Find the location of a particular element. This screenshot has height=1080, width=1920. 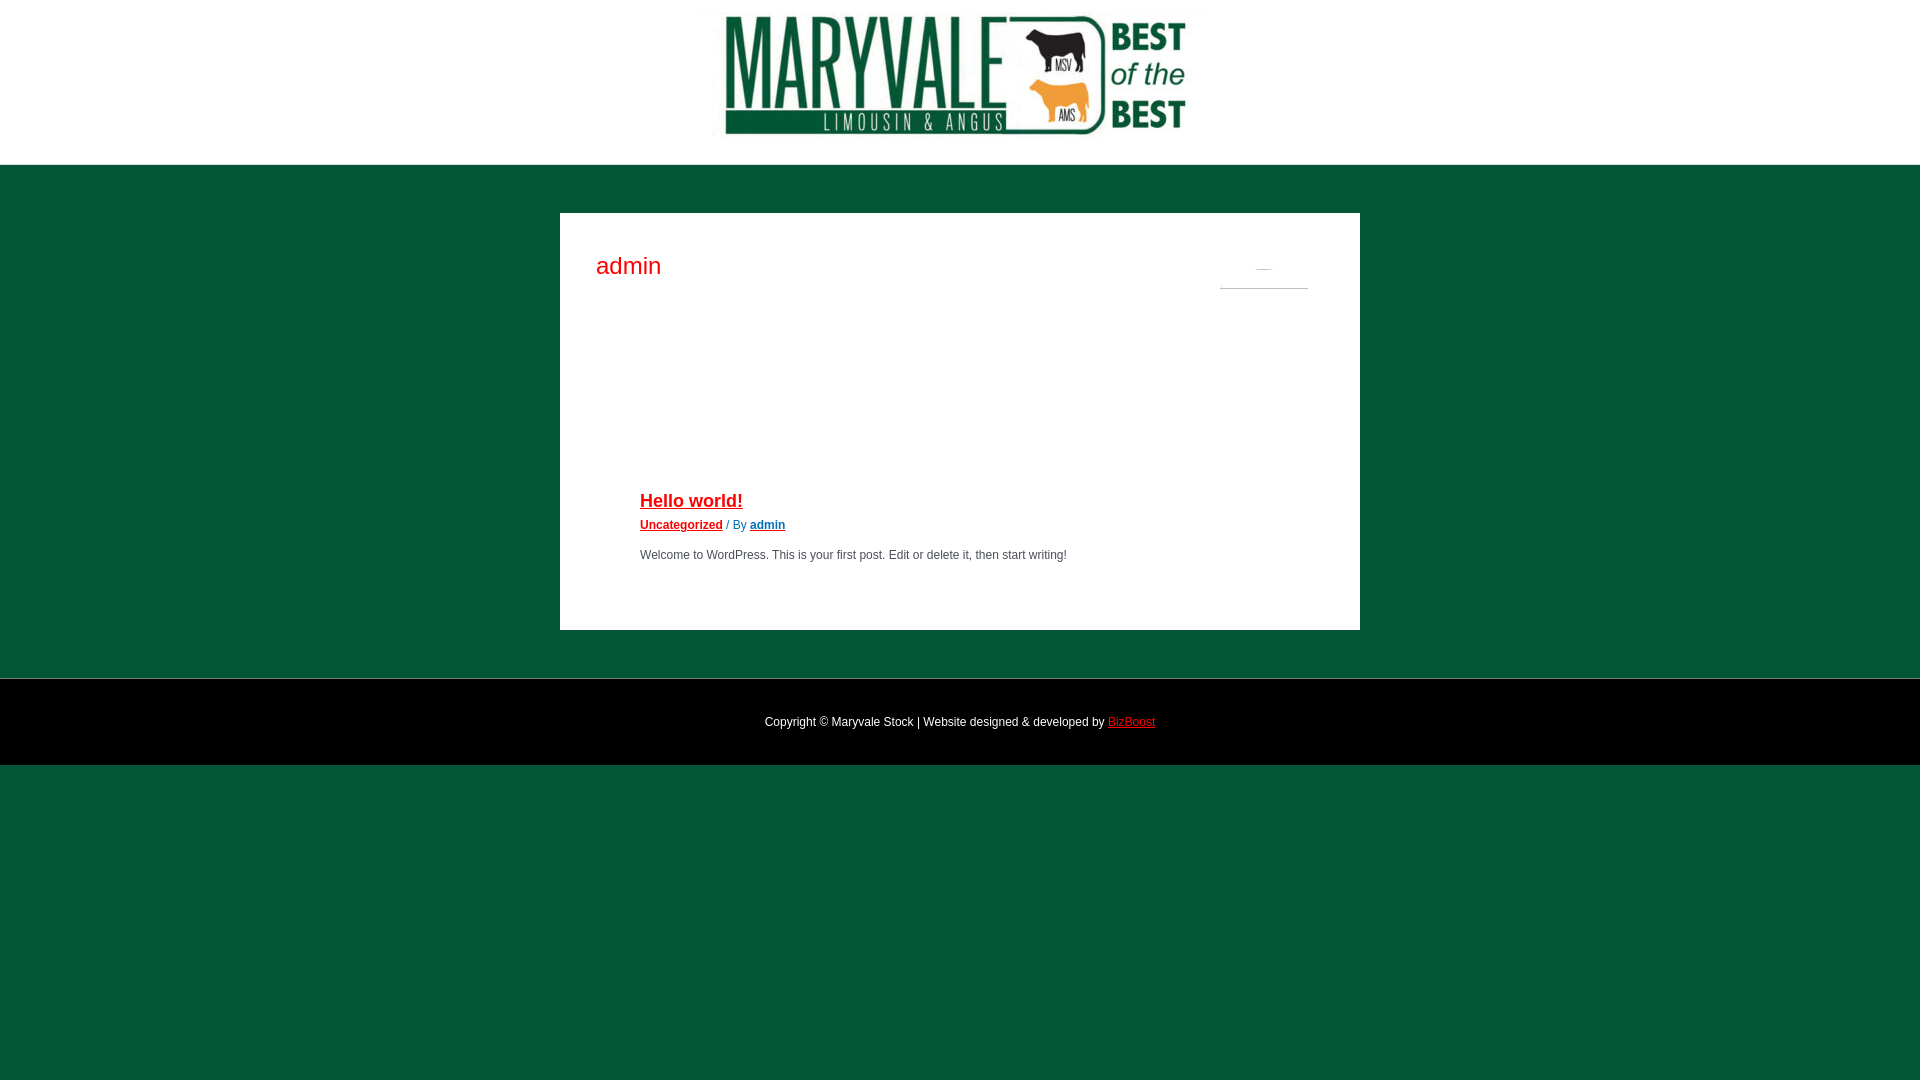

'Hello world!' is located at coordinates (691, 500).